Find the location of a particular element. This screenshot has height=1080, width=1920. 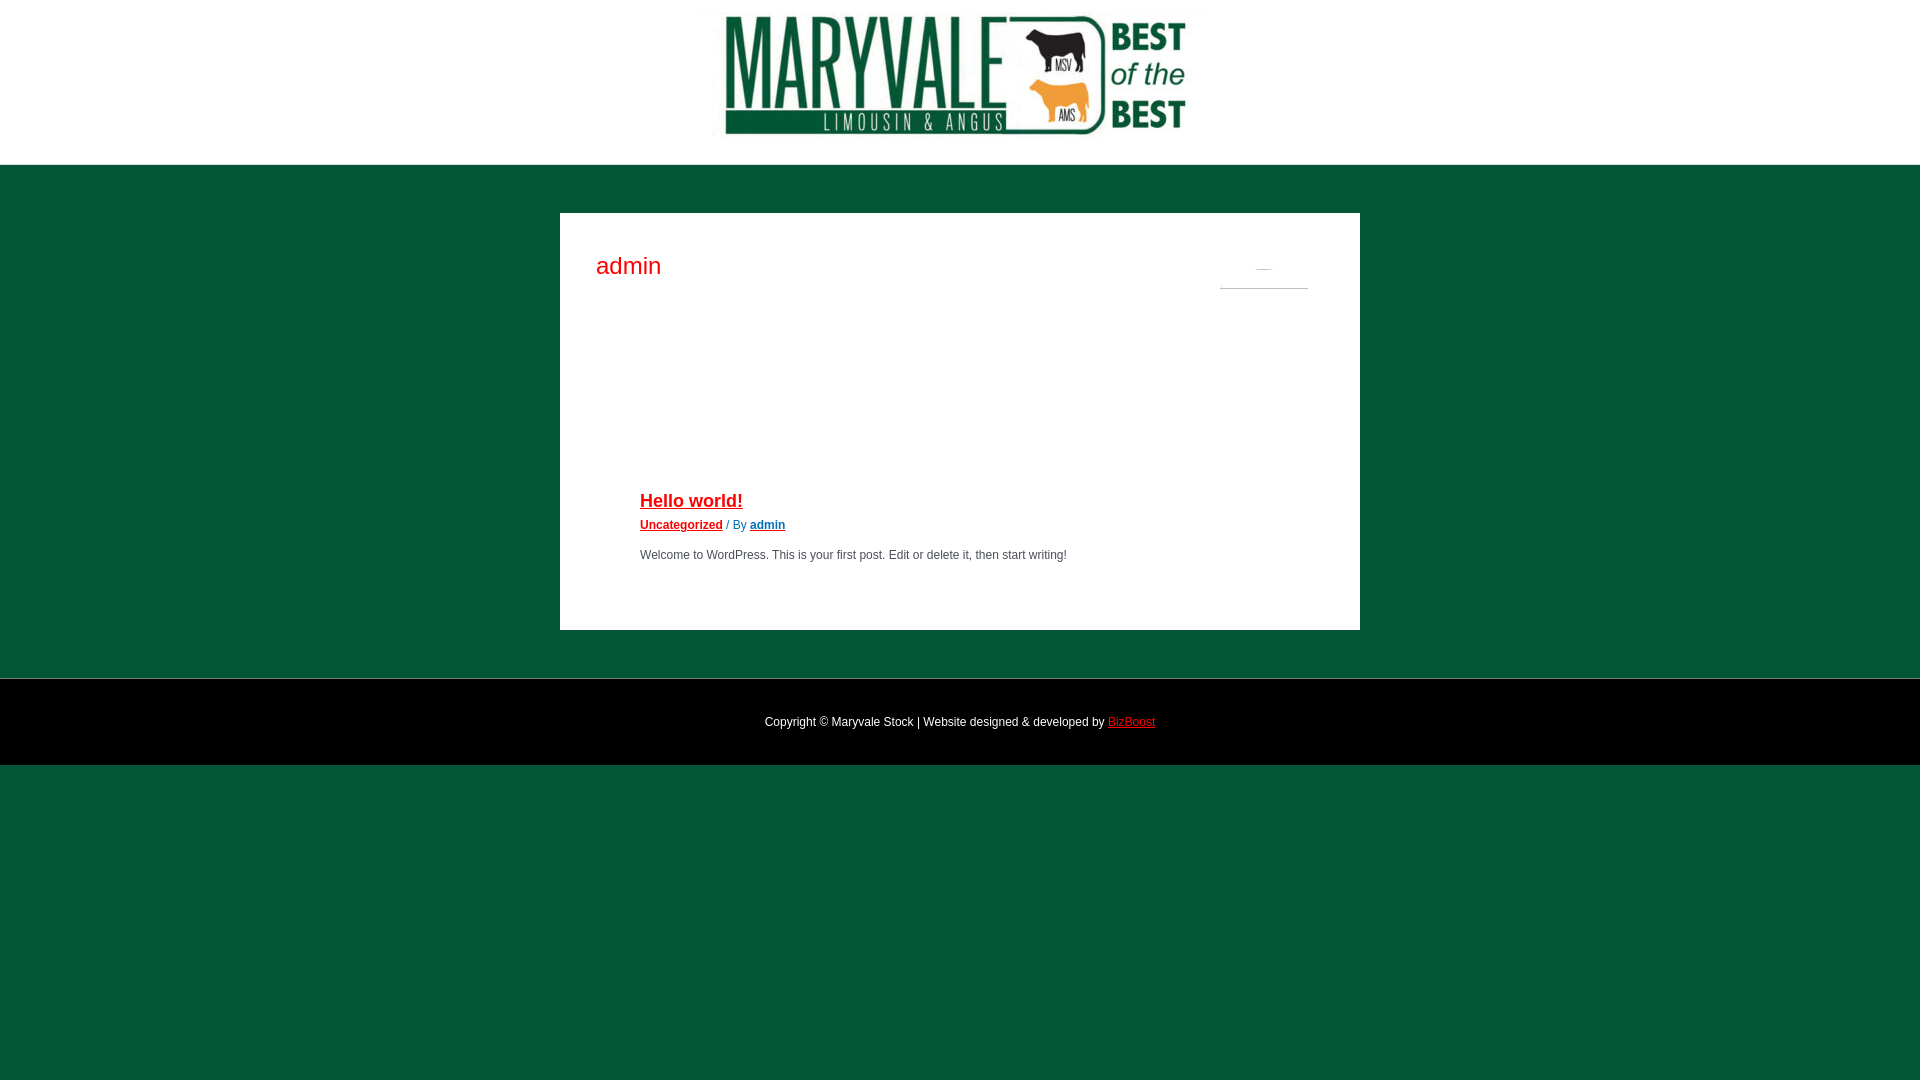

'Hello world!' is located at coordinates (691, 500).